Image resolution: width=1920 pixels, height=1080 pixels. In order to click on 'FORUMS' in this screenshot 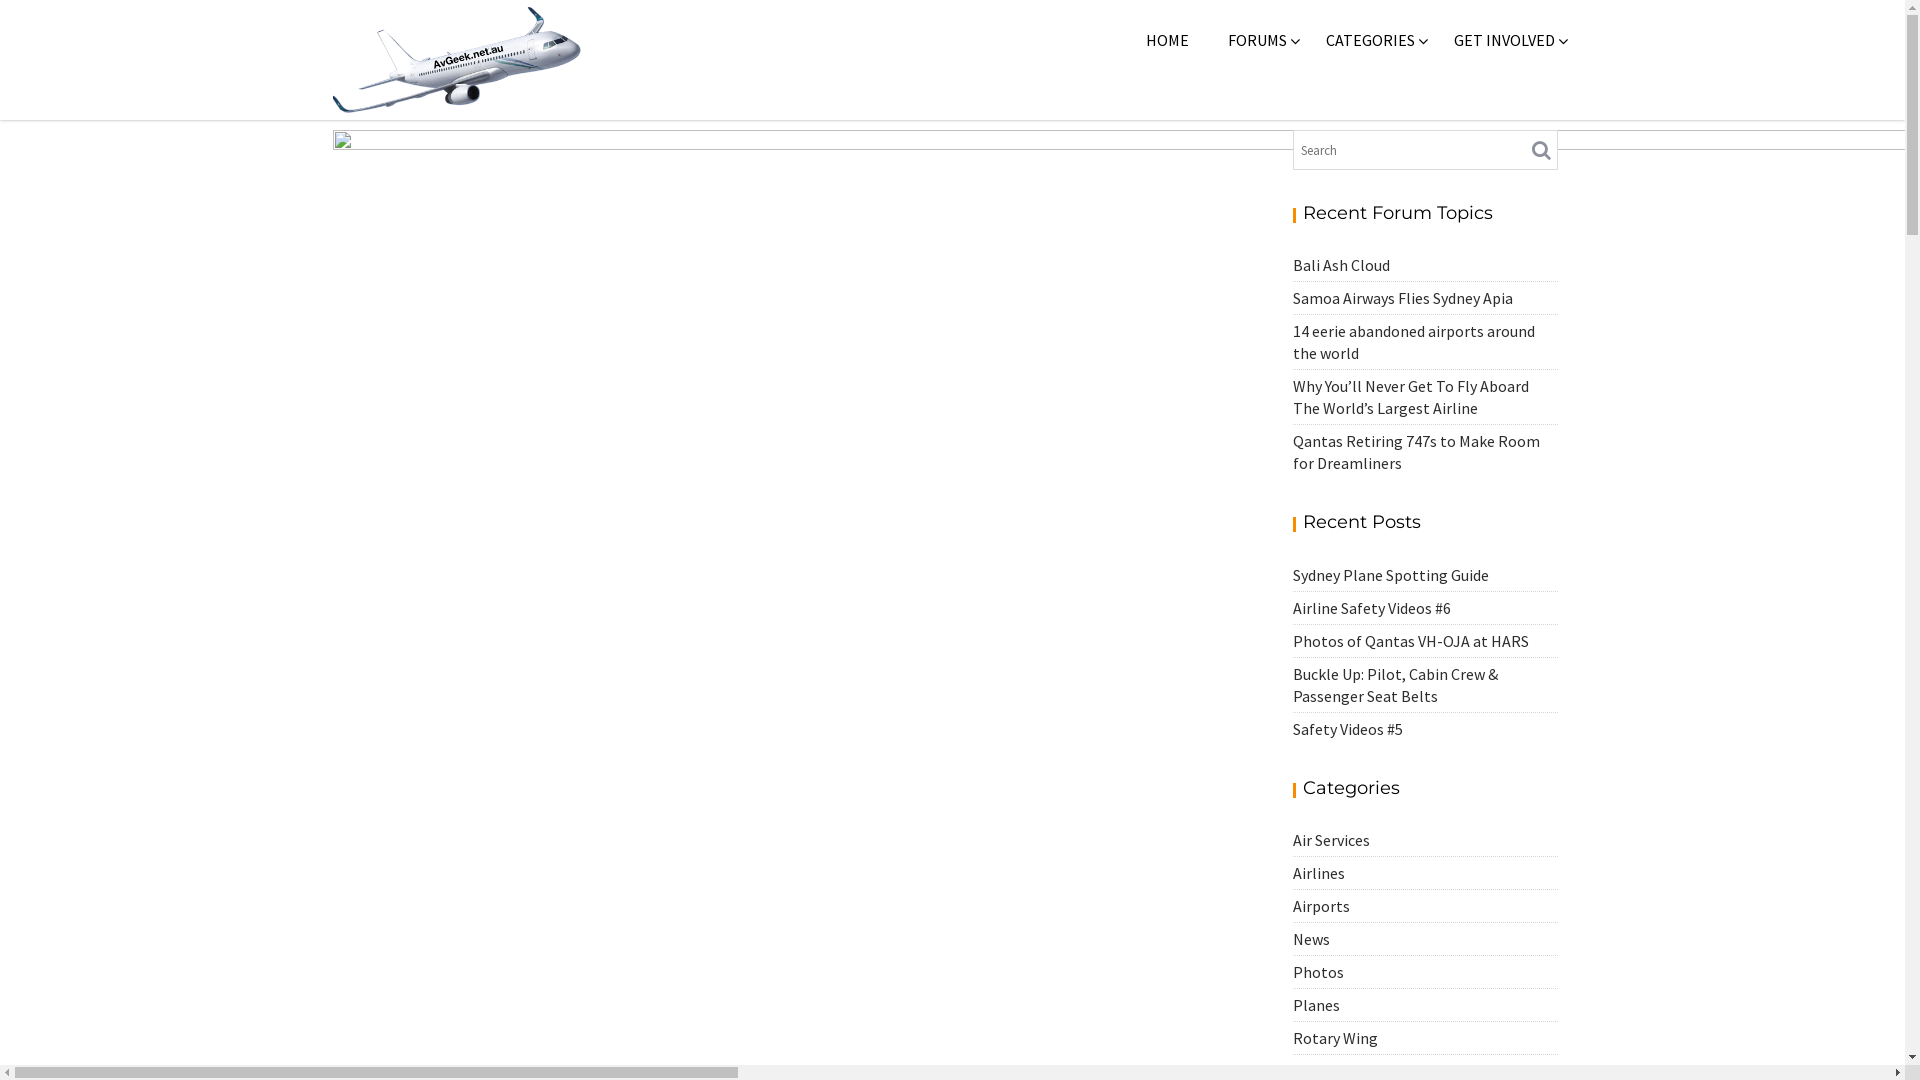, I will do `click(1208, 39)`.